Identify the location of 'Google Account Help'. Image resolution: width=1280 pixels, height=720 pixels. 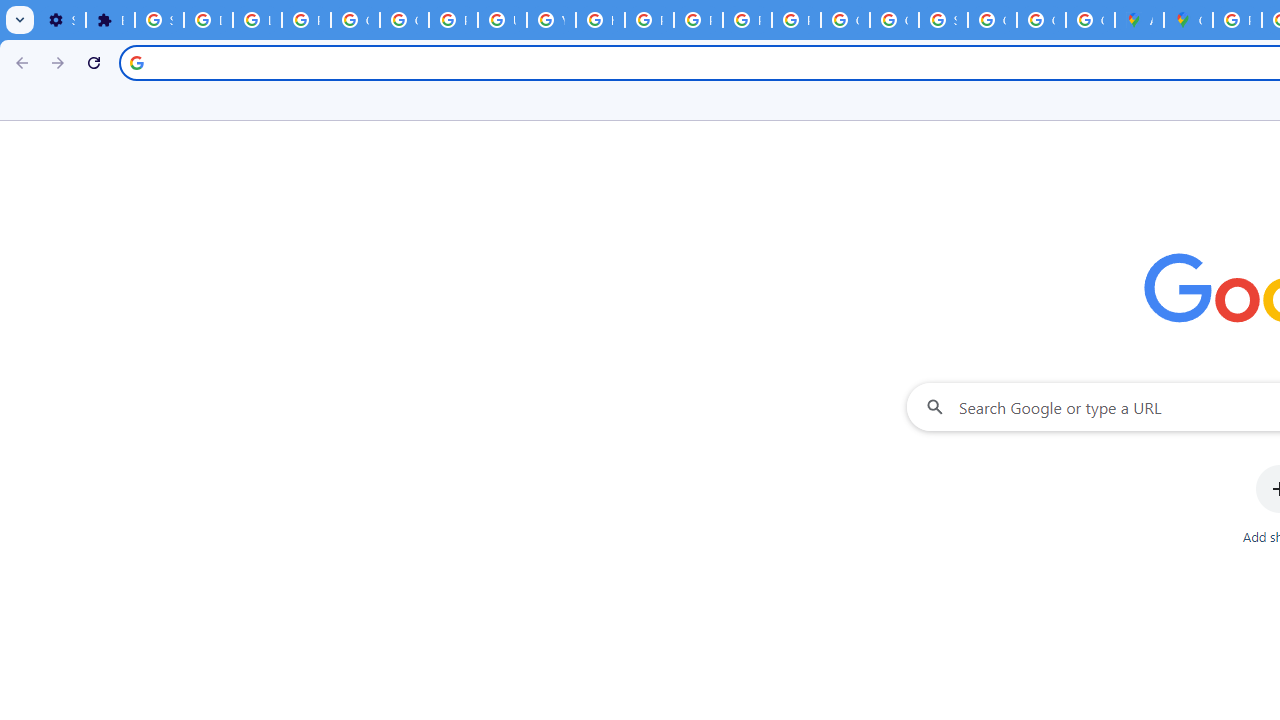
(403, 20).